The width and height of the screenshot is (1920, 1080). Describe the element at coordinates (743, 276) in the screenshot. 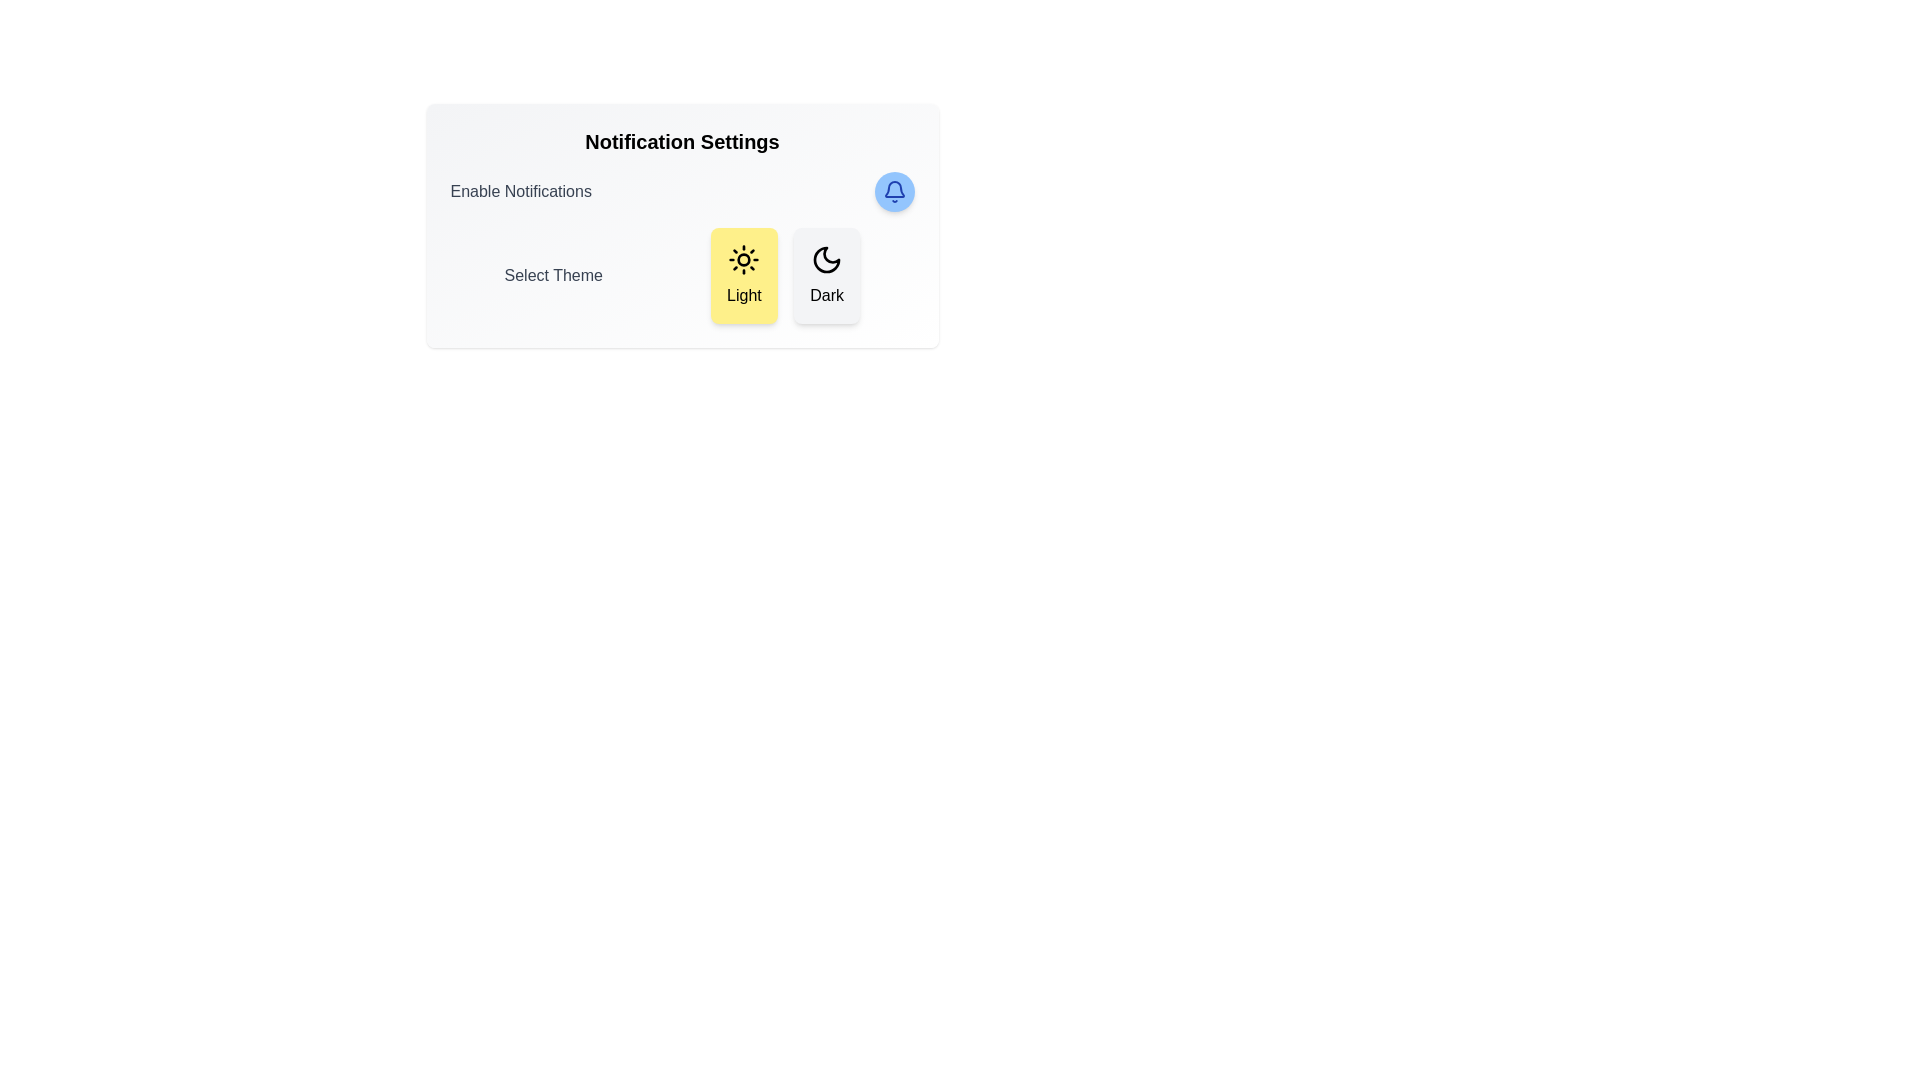

I see `the theme button labeled Light to select the corresponding theme` at that location.